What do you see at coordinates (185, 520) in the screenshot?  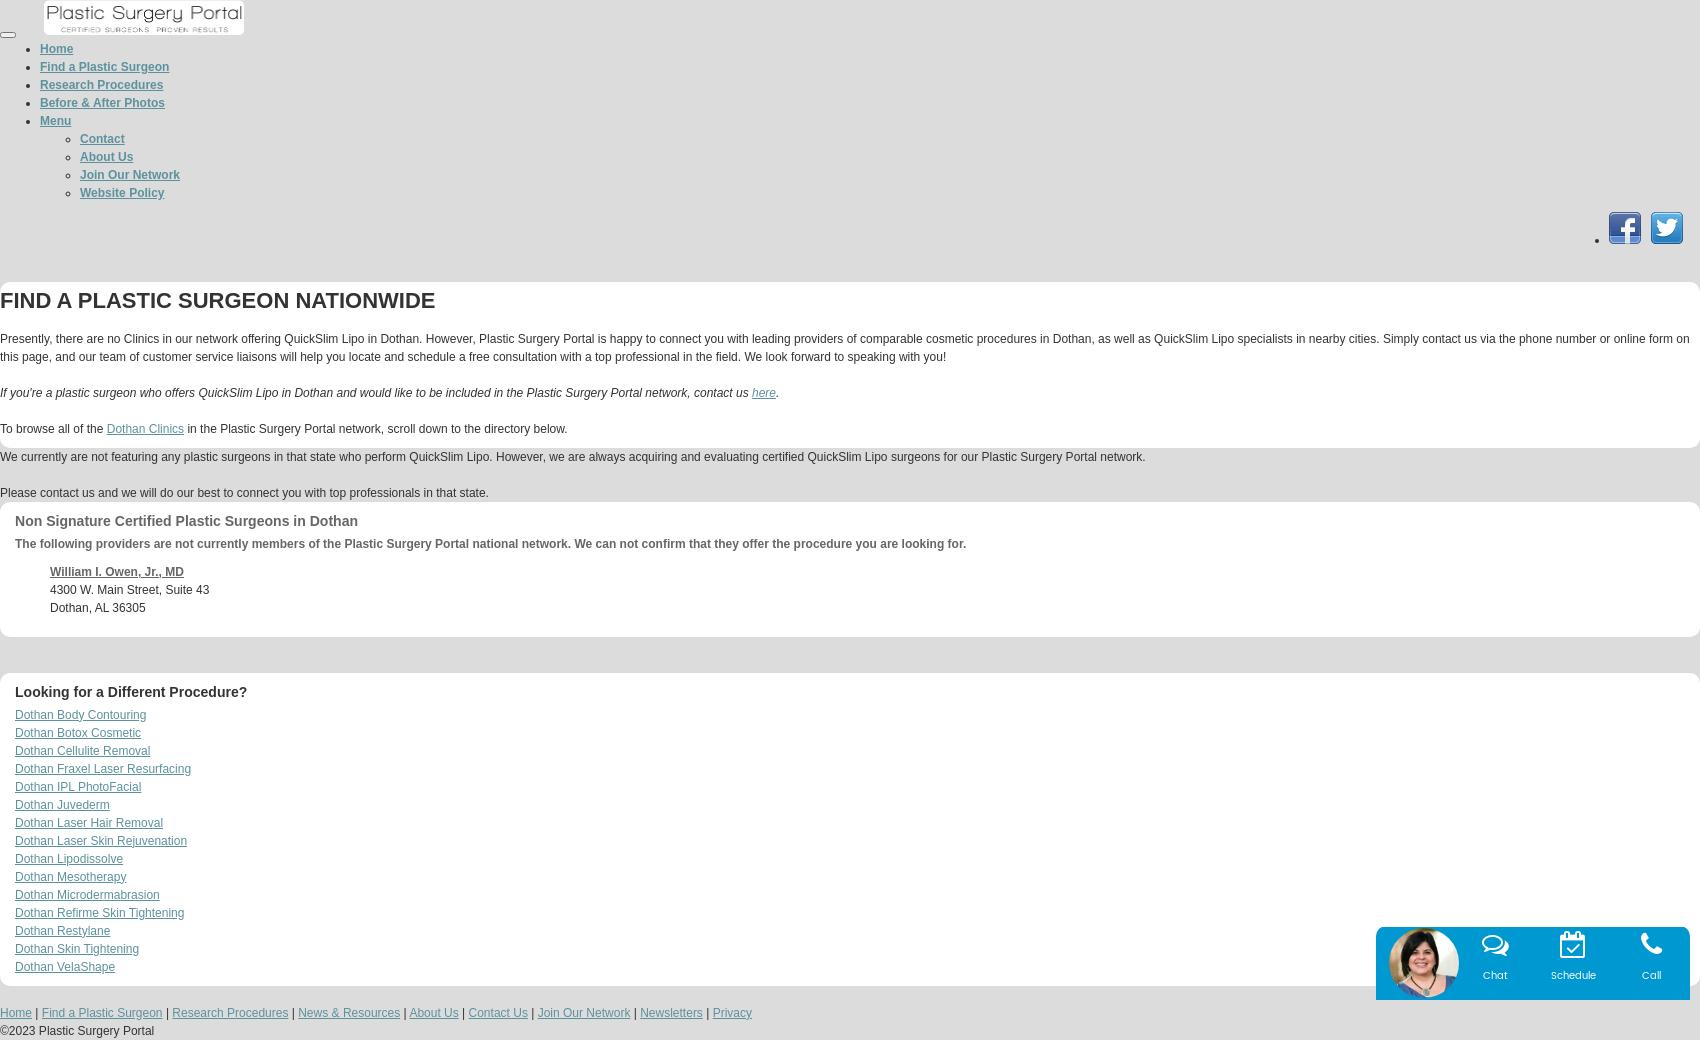 I see `'Non Signature Certified Plastic Surgeons in Dothan'` at bounding box center [185, 520].